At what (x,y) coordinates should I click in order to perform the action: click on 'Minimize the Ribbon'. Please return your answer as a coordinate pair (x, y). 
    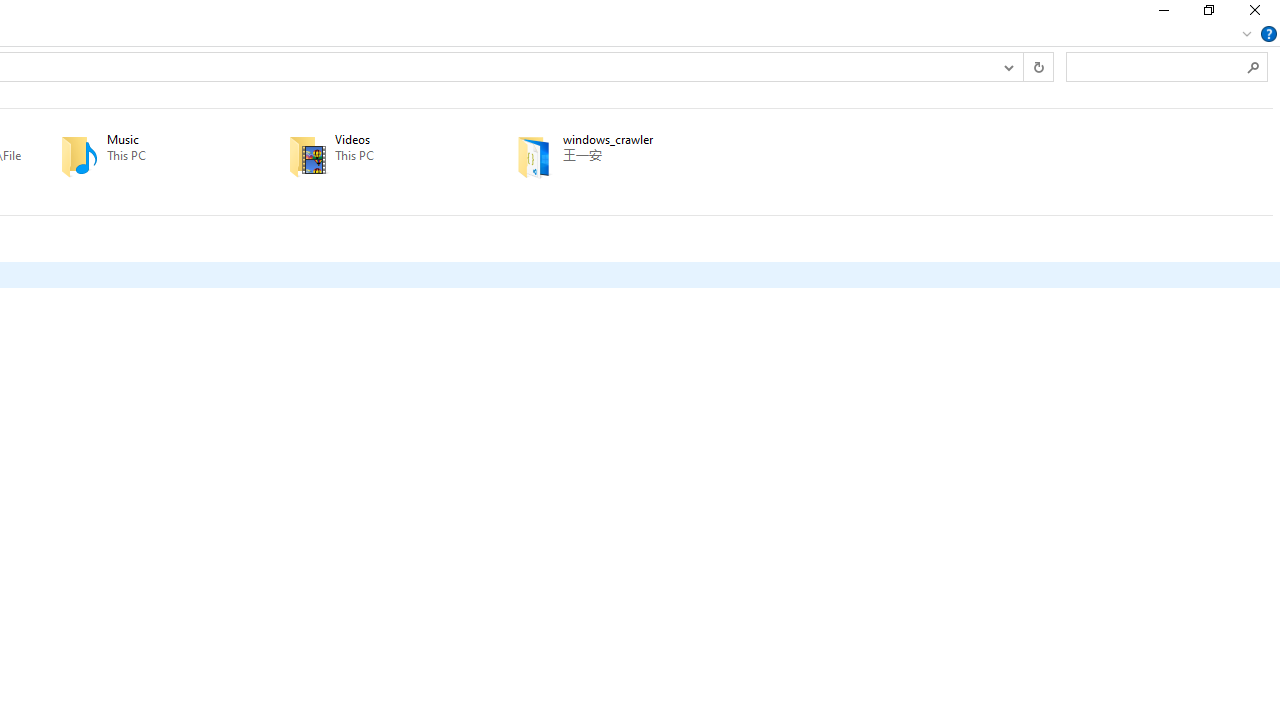
    Looking at the image, I should click on (1246, 33).